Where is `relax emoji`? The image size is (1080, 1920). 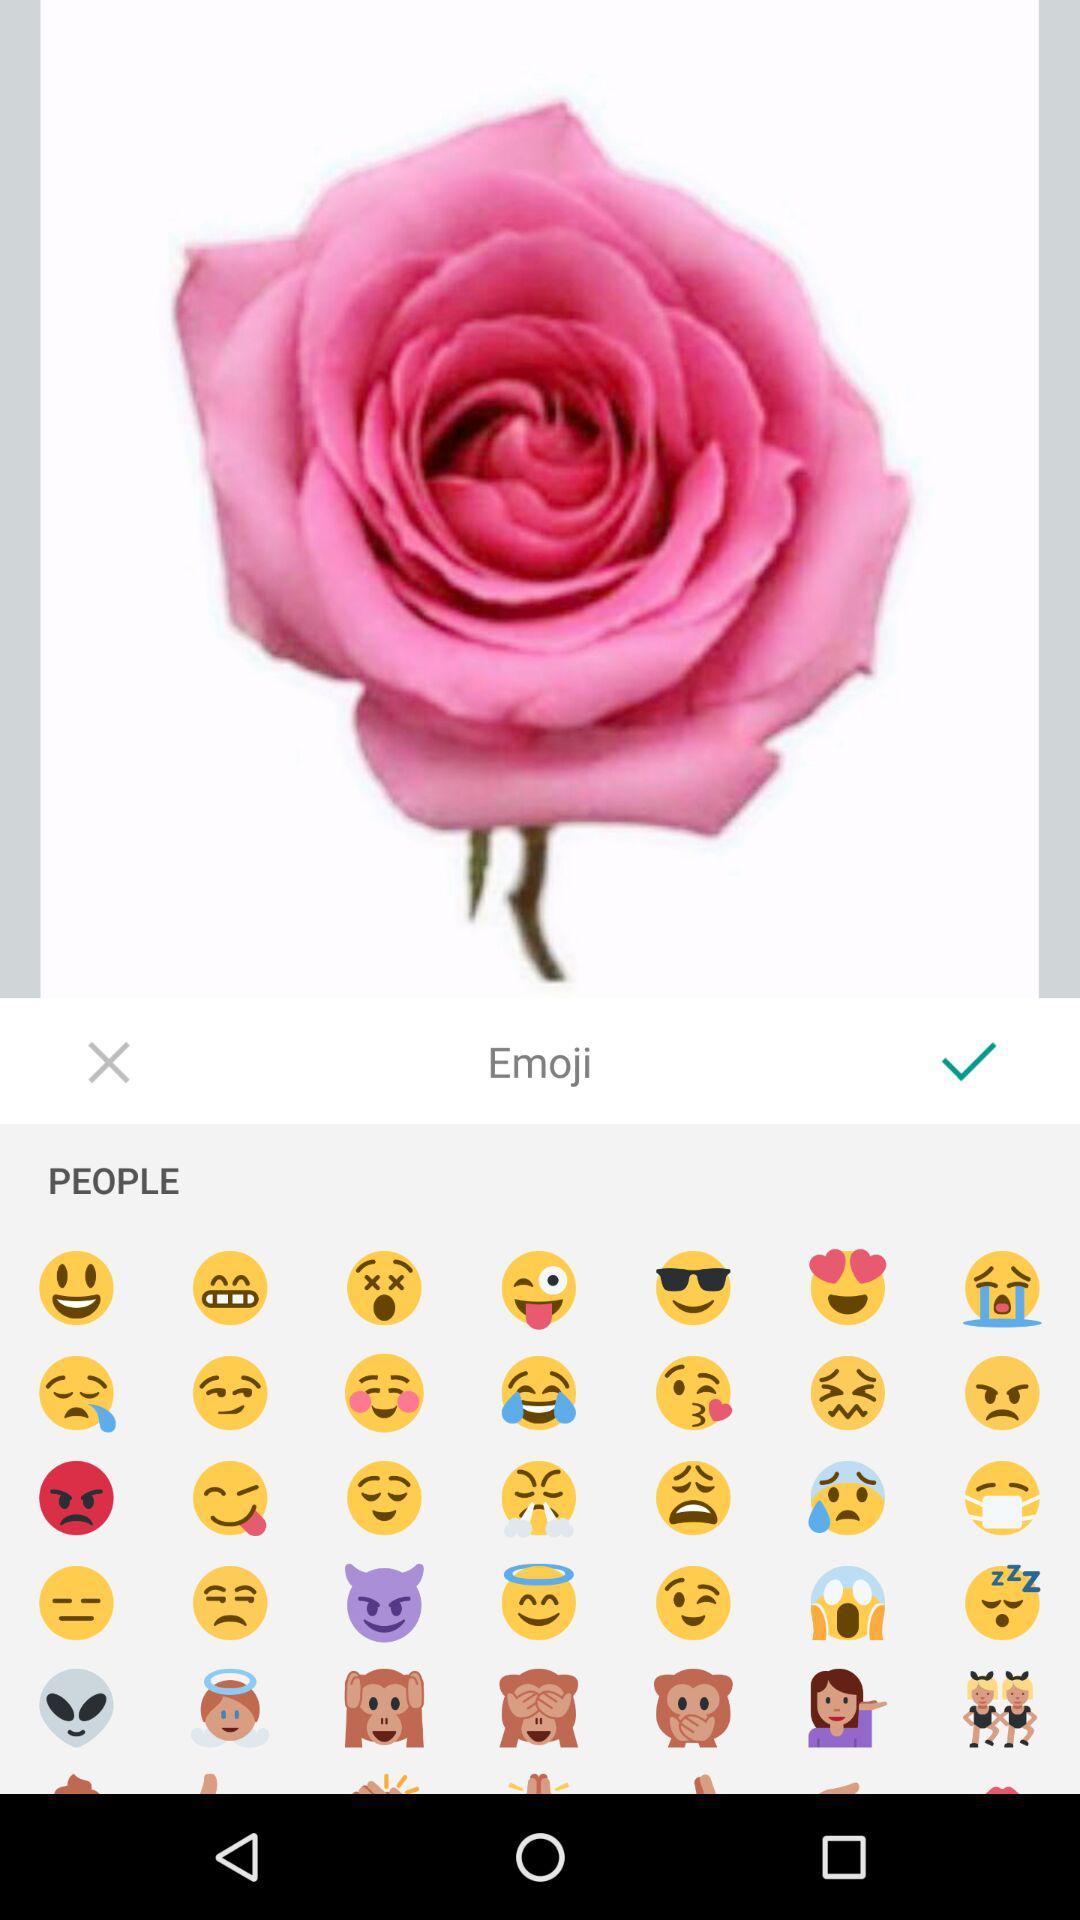 relax emoji is located at coordinates (384, 1498).